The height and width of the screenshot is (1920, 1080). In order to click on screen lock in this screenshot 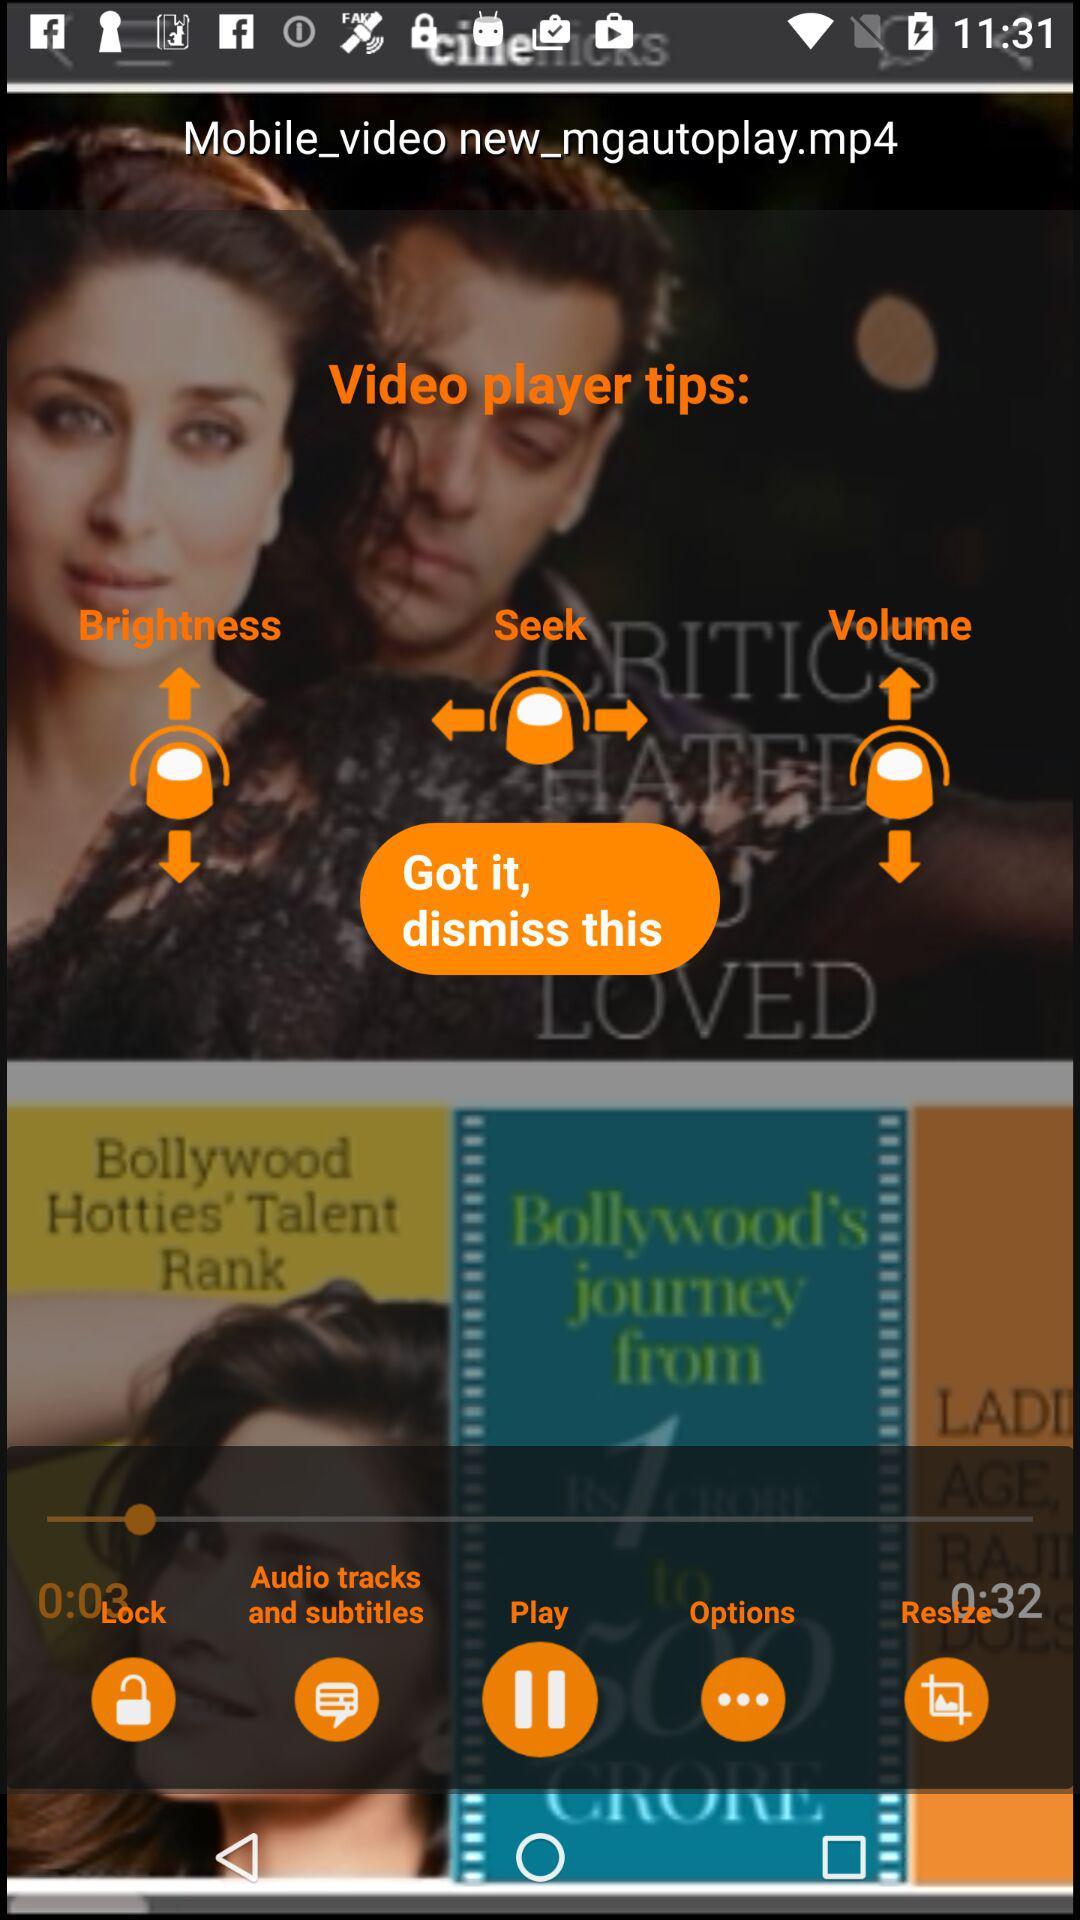, I will do `click(133, 1698)`.